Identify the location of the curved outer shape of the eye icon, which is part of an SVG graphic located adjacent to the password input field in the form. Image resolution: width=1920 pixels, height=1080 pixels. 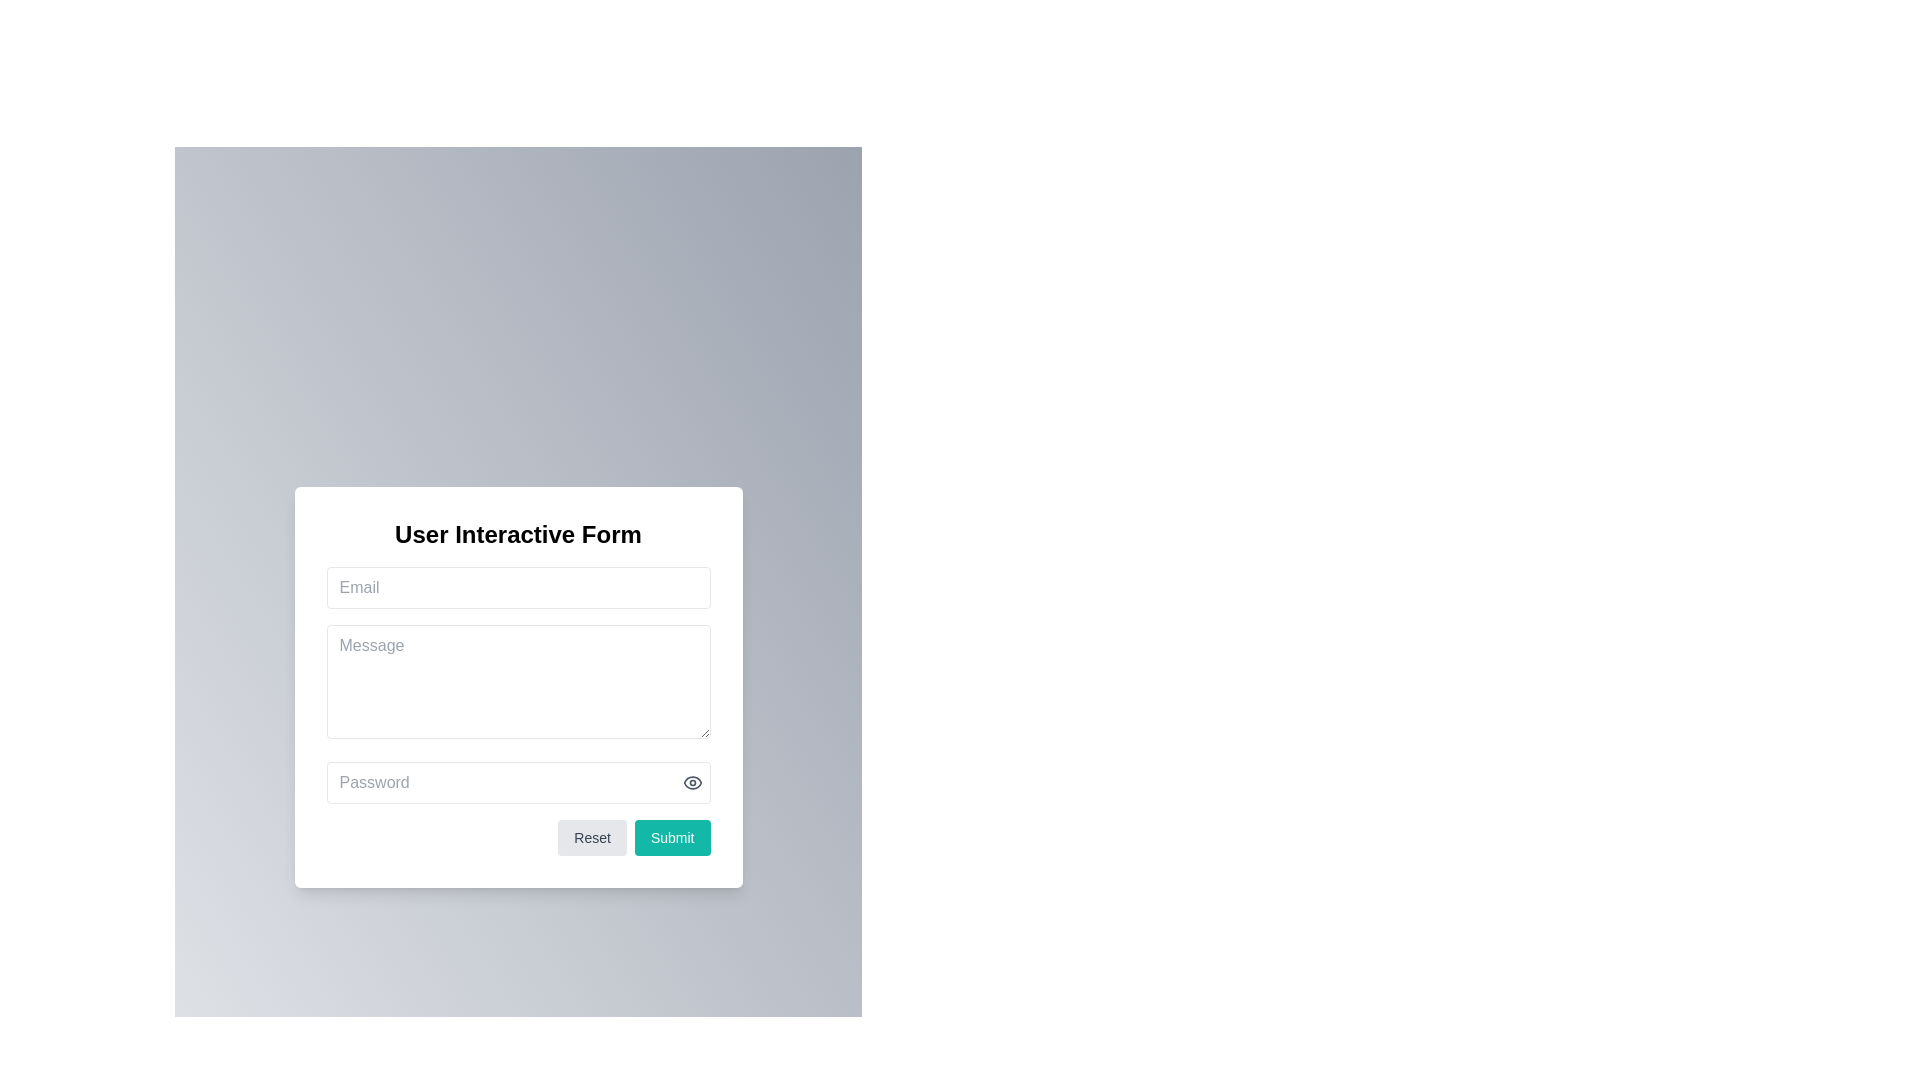
(692, 781).